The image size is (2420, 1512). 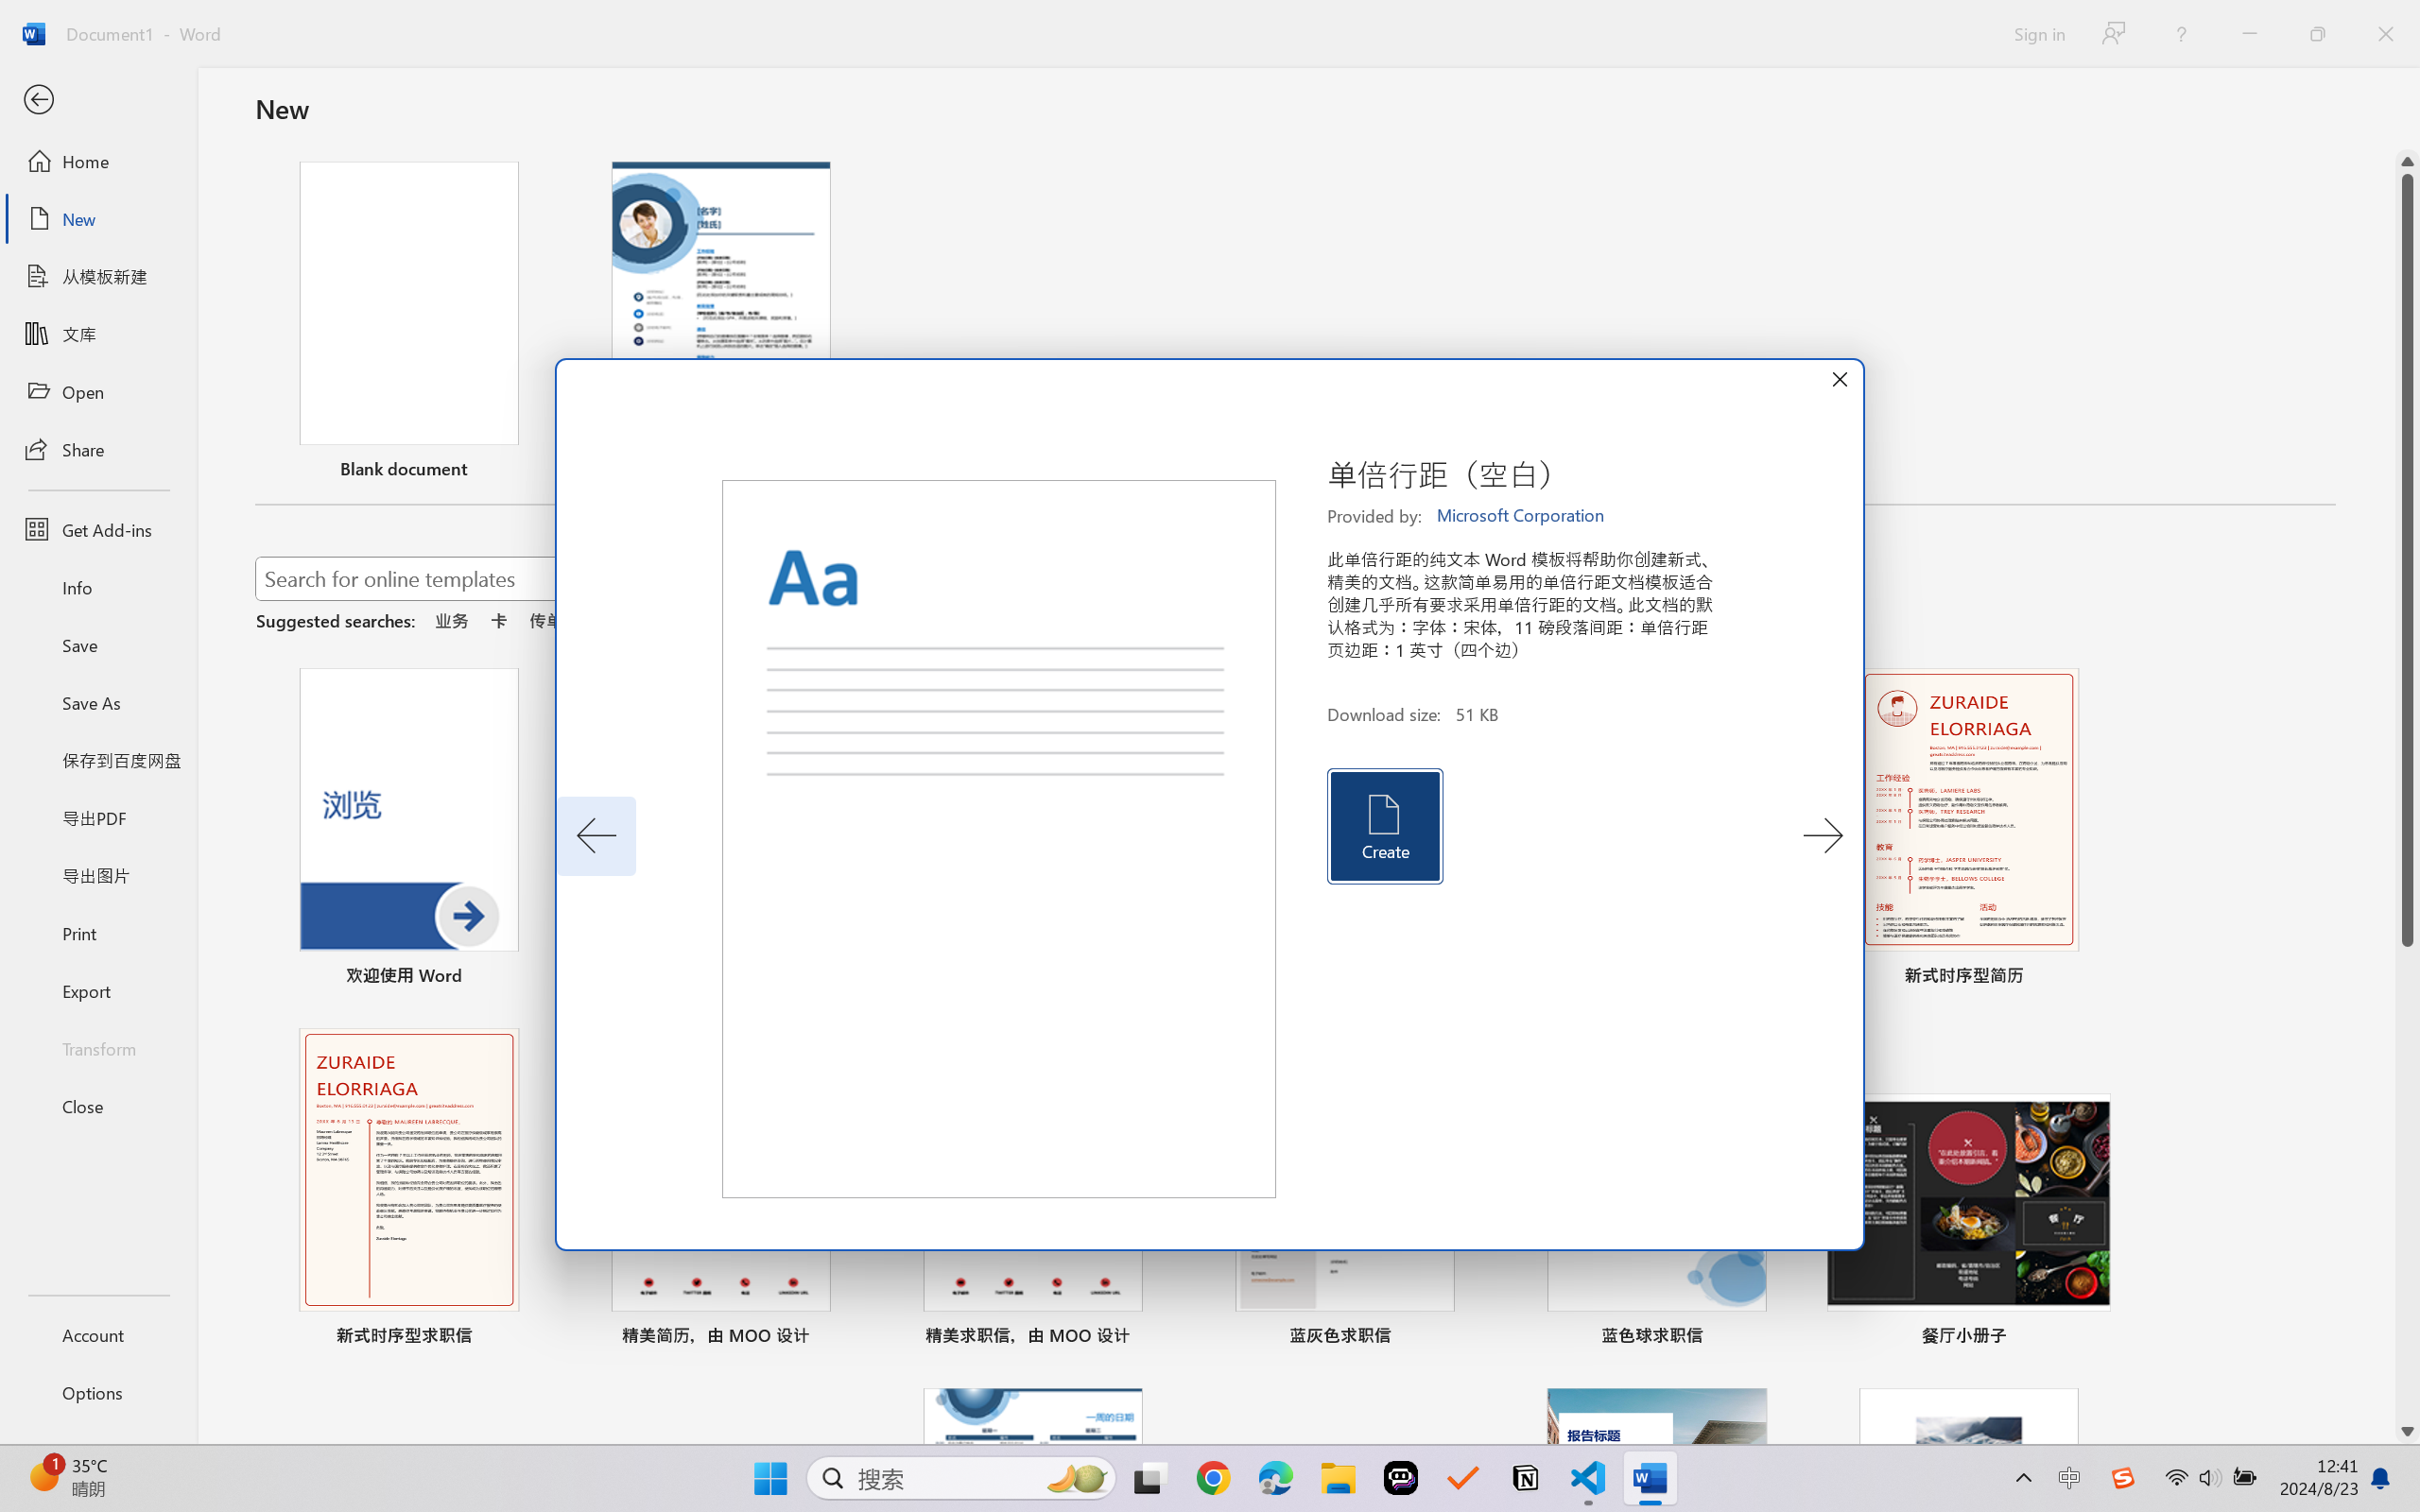 What do you see at coordinates (1383, 826) in the screenshot?
I see `'Create'` at bounding box center [1383, 826].